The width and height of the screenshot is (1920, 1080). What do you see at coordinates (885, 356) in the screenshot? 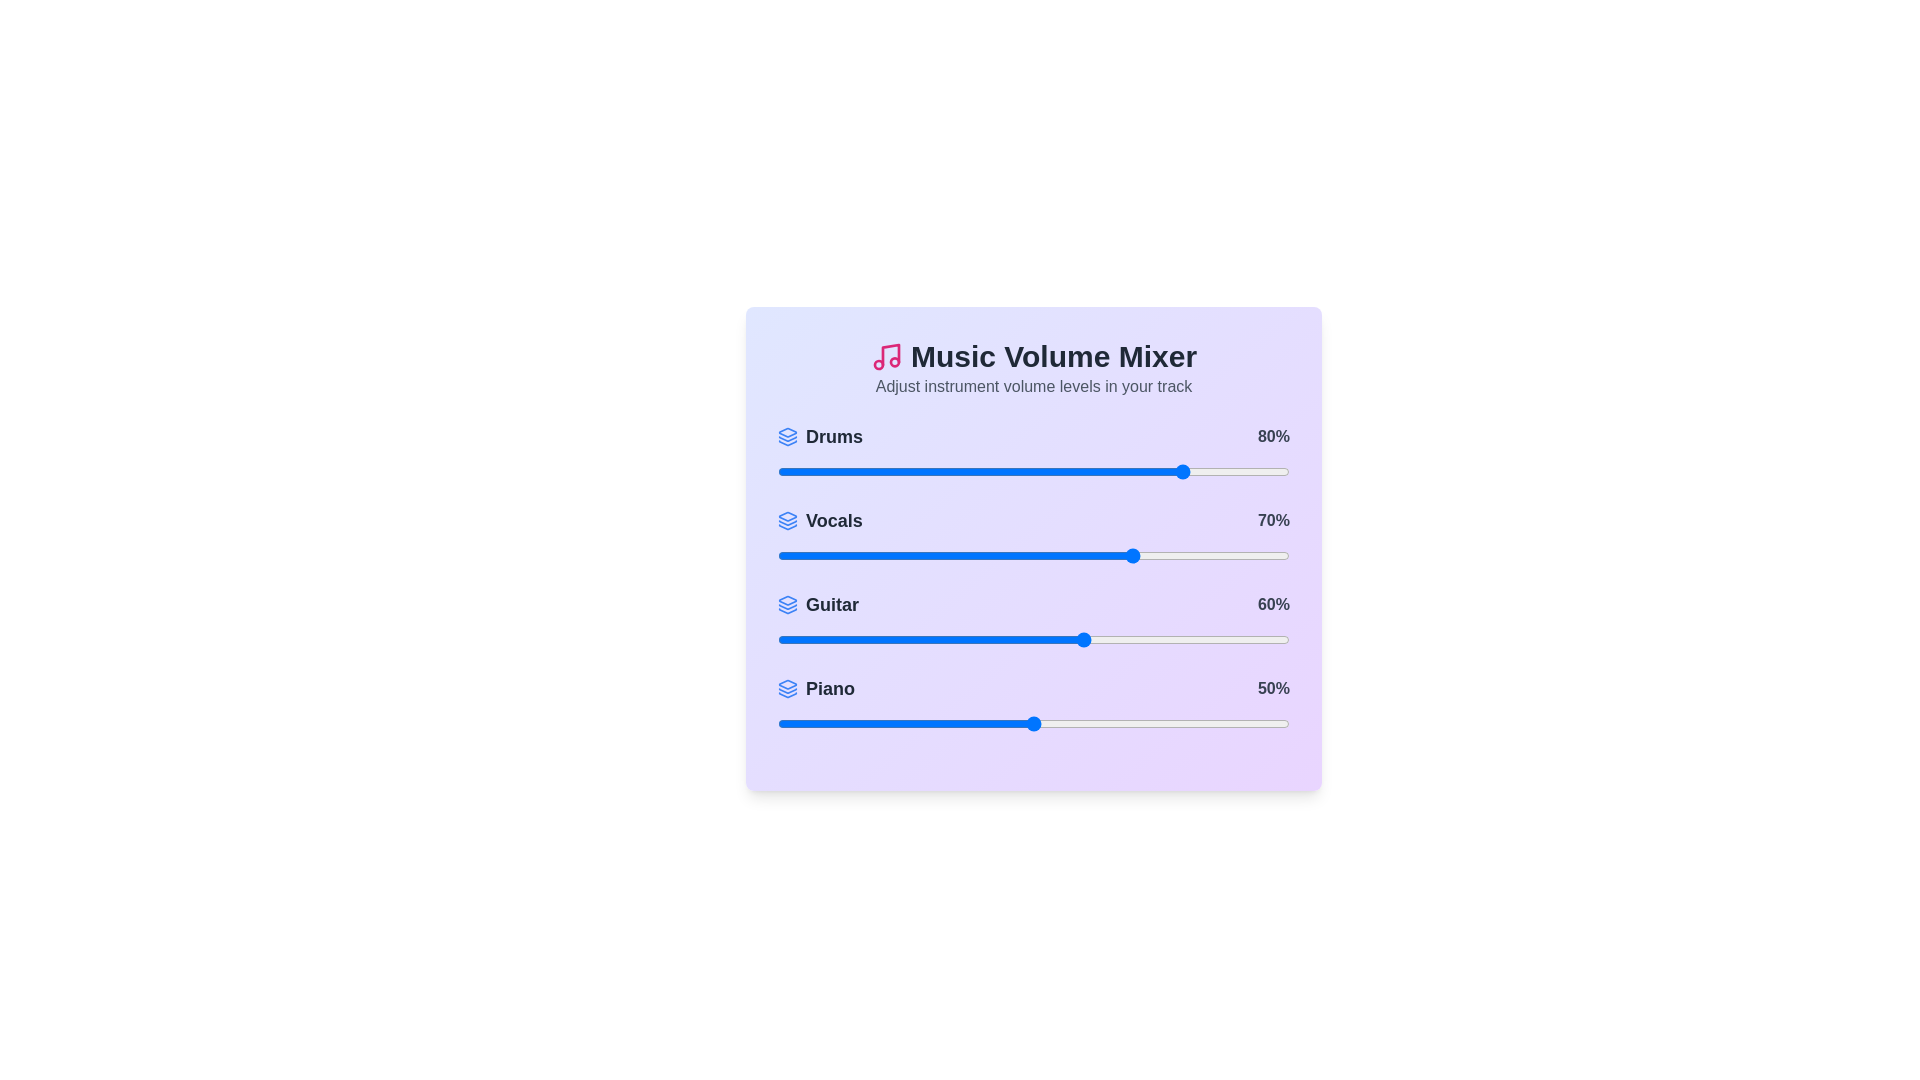
I see `the music icon in the header to explore its visual elements` at bounding box center [885, 356].